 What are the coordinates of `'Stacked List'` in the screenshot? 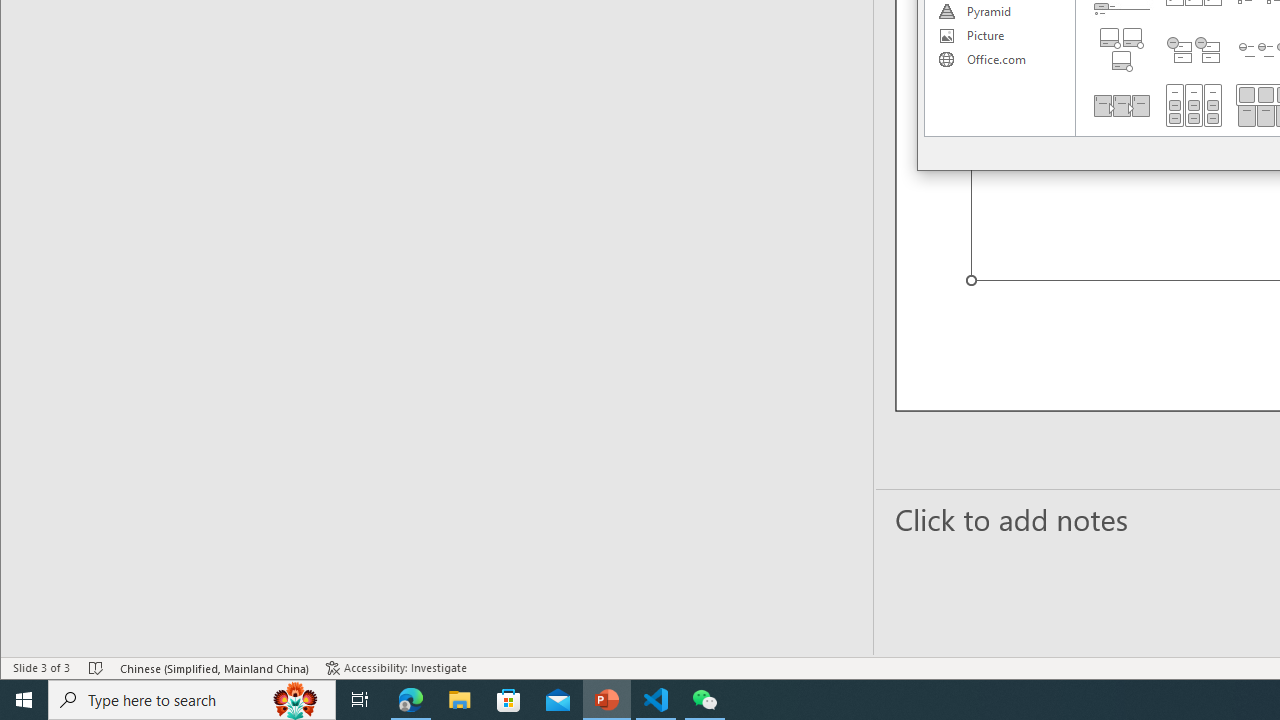 It's located at (1194, 49).